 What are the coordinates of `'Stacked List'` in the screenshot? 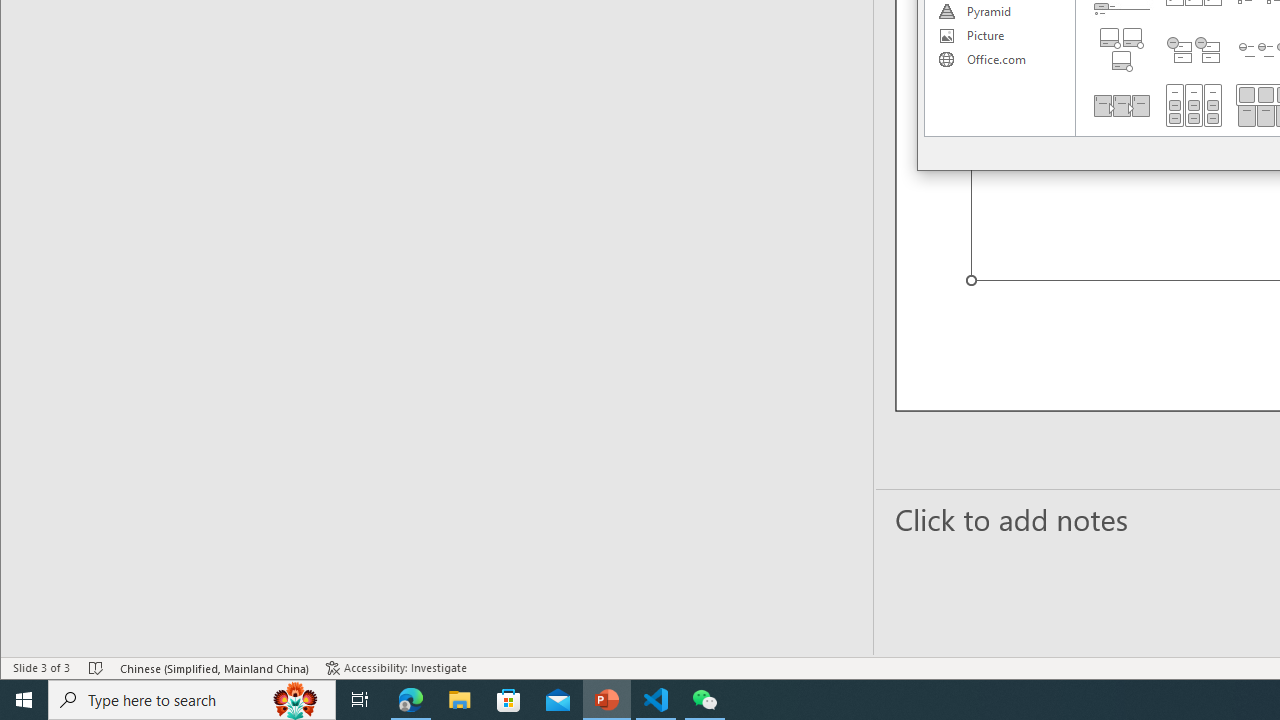 It's located at (1194, 49).